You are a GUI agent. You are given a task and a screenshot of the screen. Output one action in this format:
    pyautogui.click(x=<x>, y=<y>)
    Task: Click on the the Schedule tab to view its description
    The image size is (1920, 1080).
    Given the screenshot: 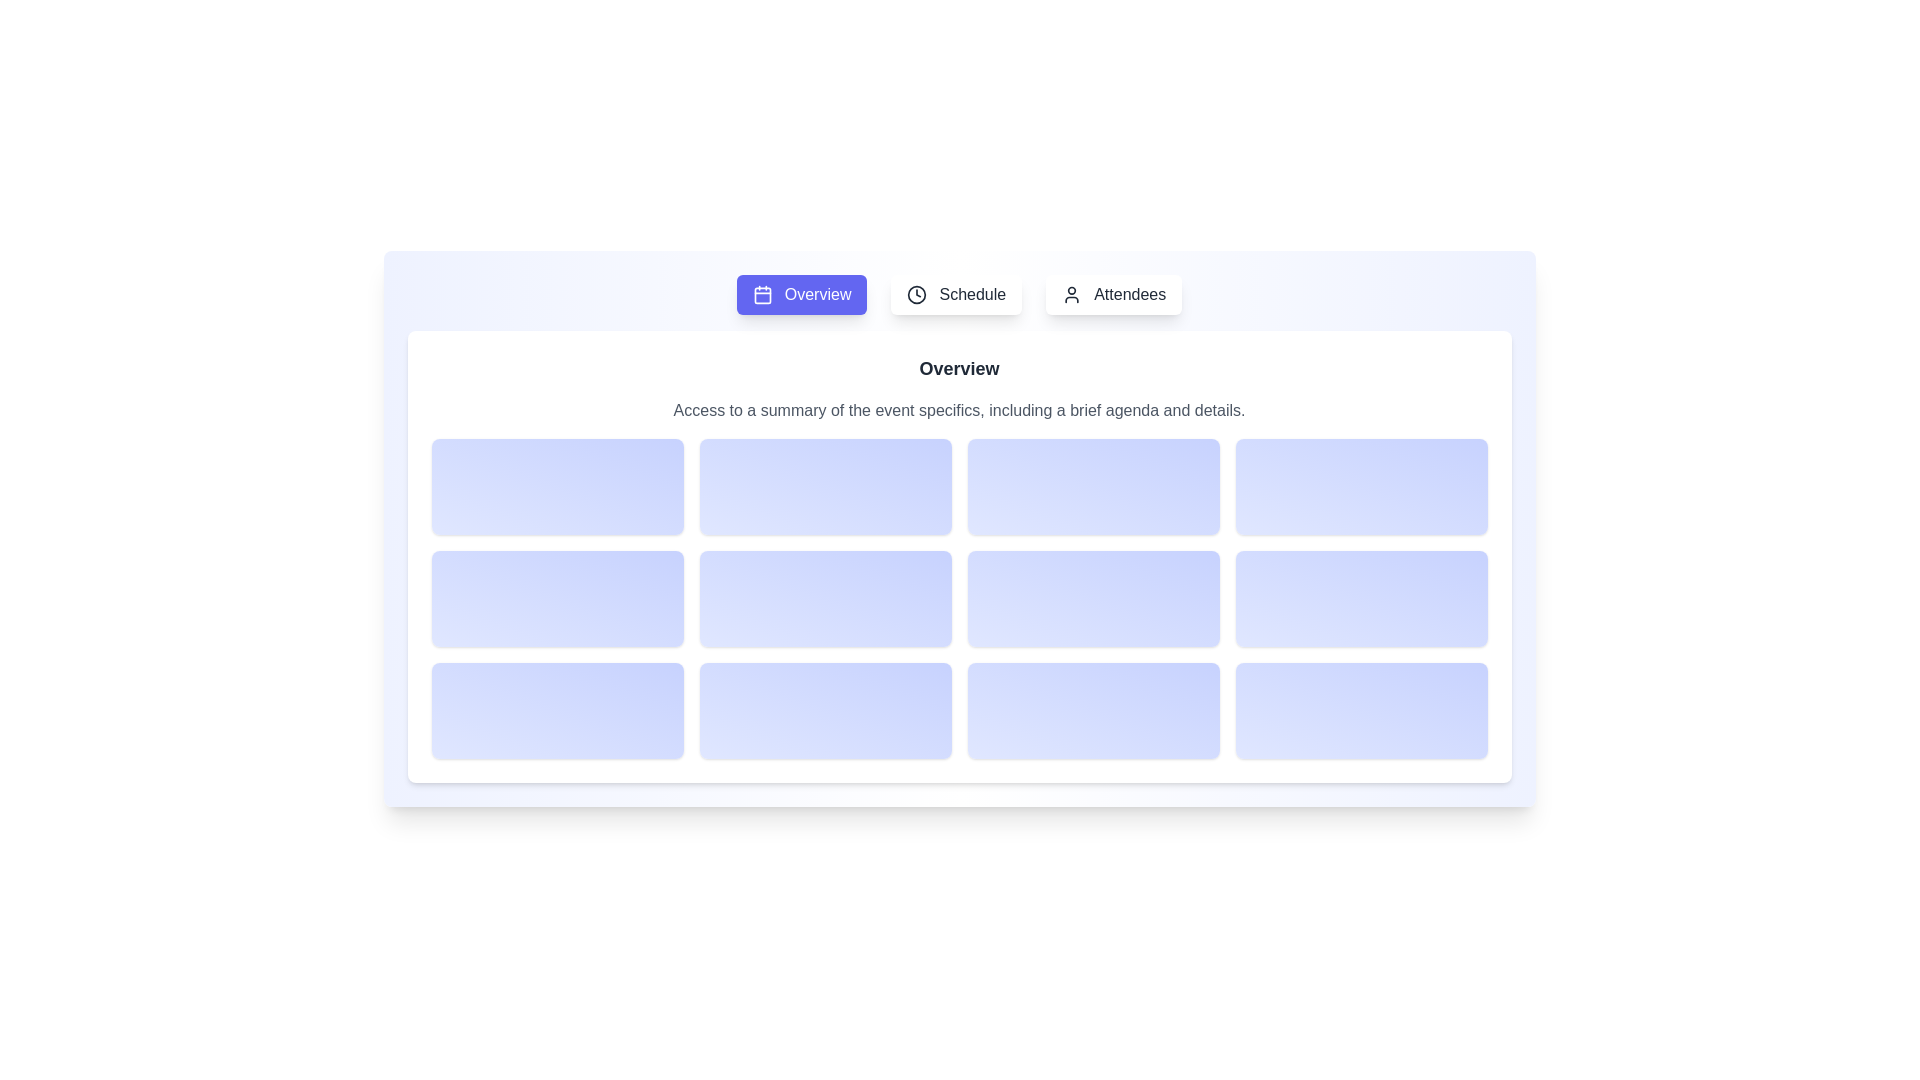 What is the action you would take?
    pyautogui.click(x=954, y=294)
    